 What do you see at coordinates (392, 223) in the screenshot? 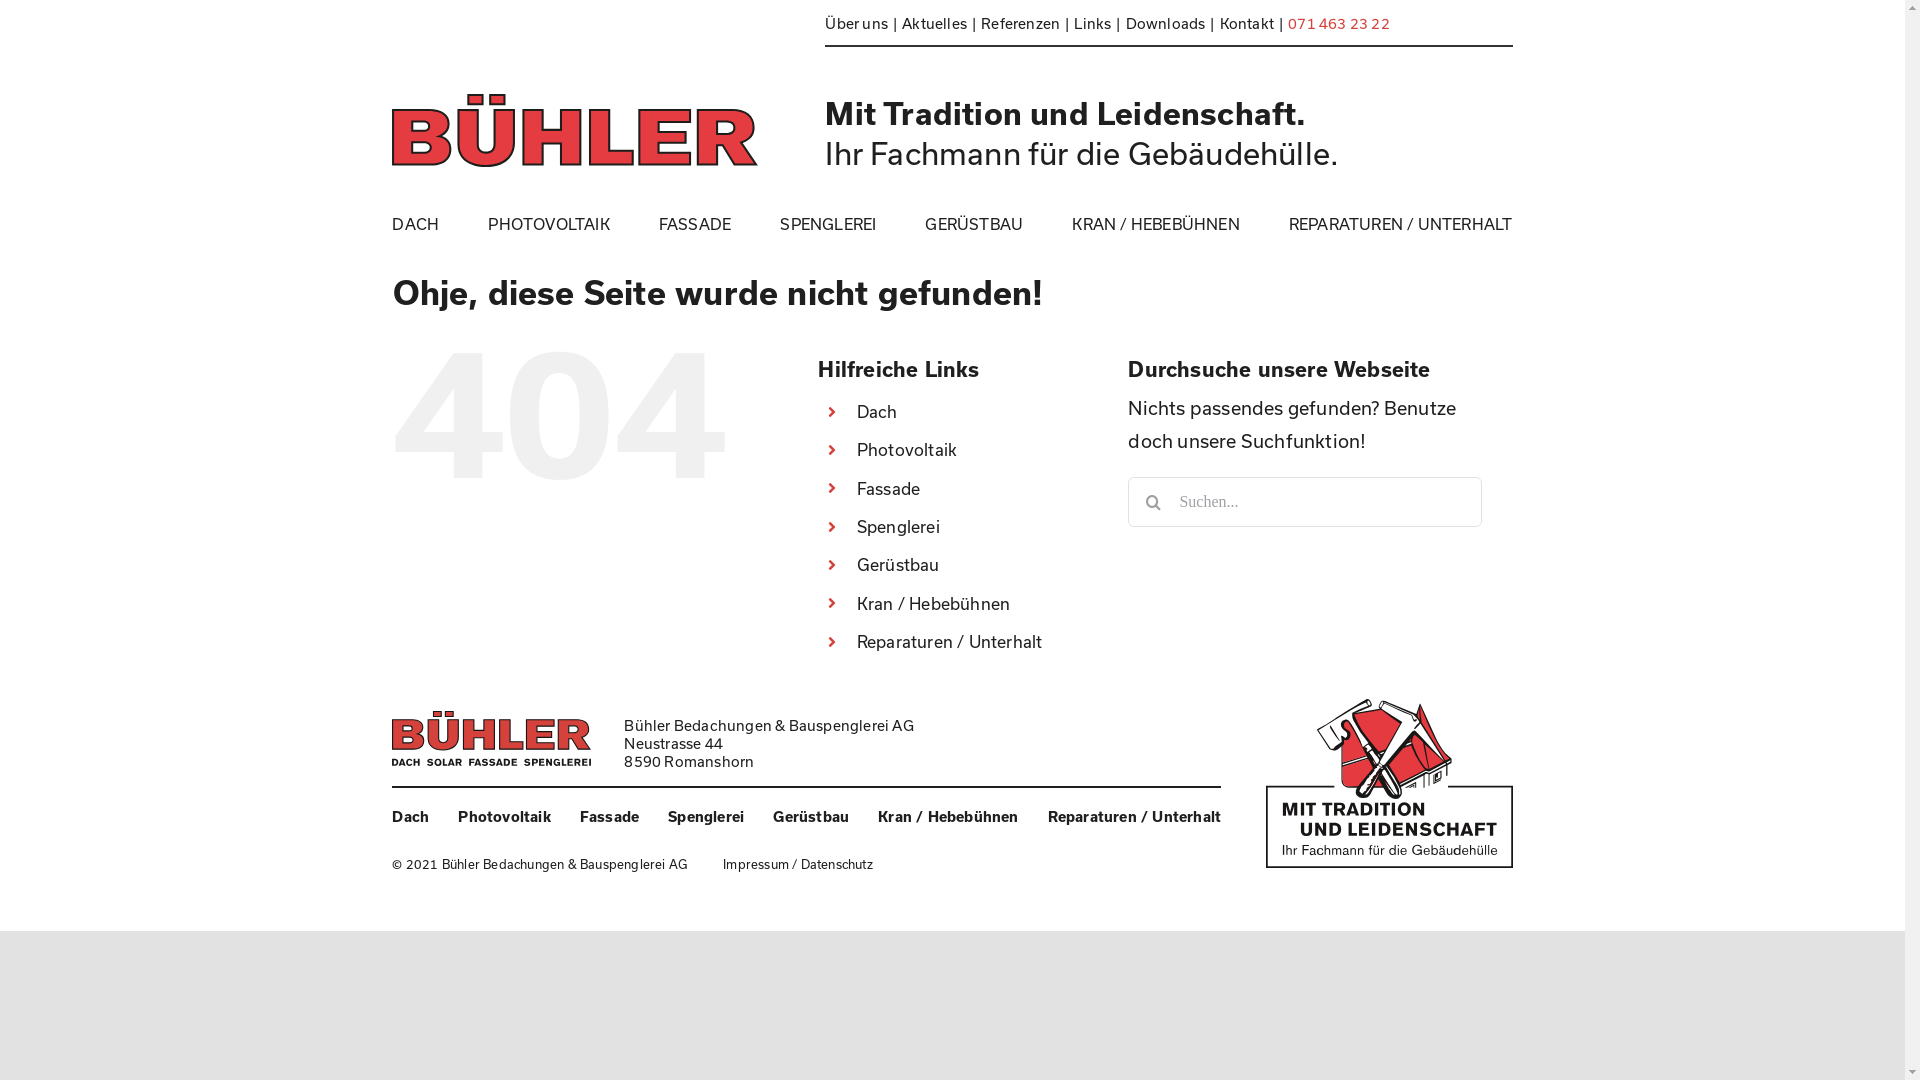
I see `'DACH'` at bounding box center [392, 223].